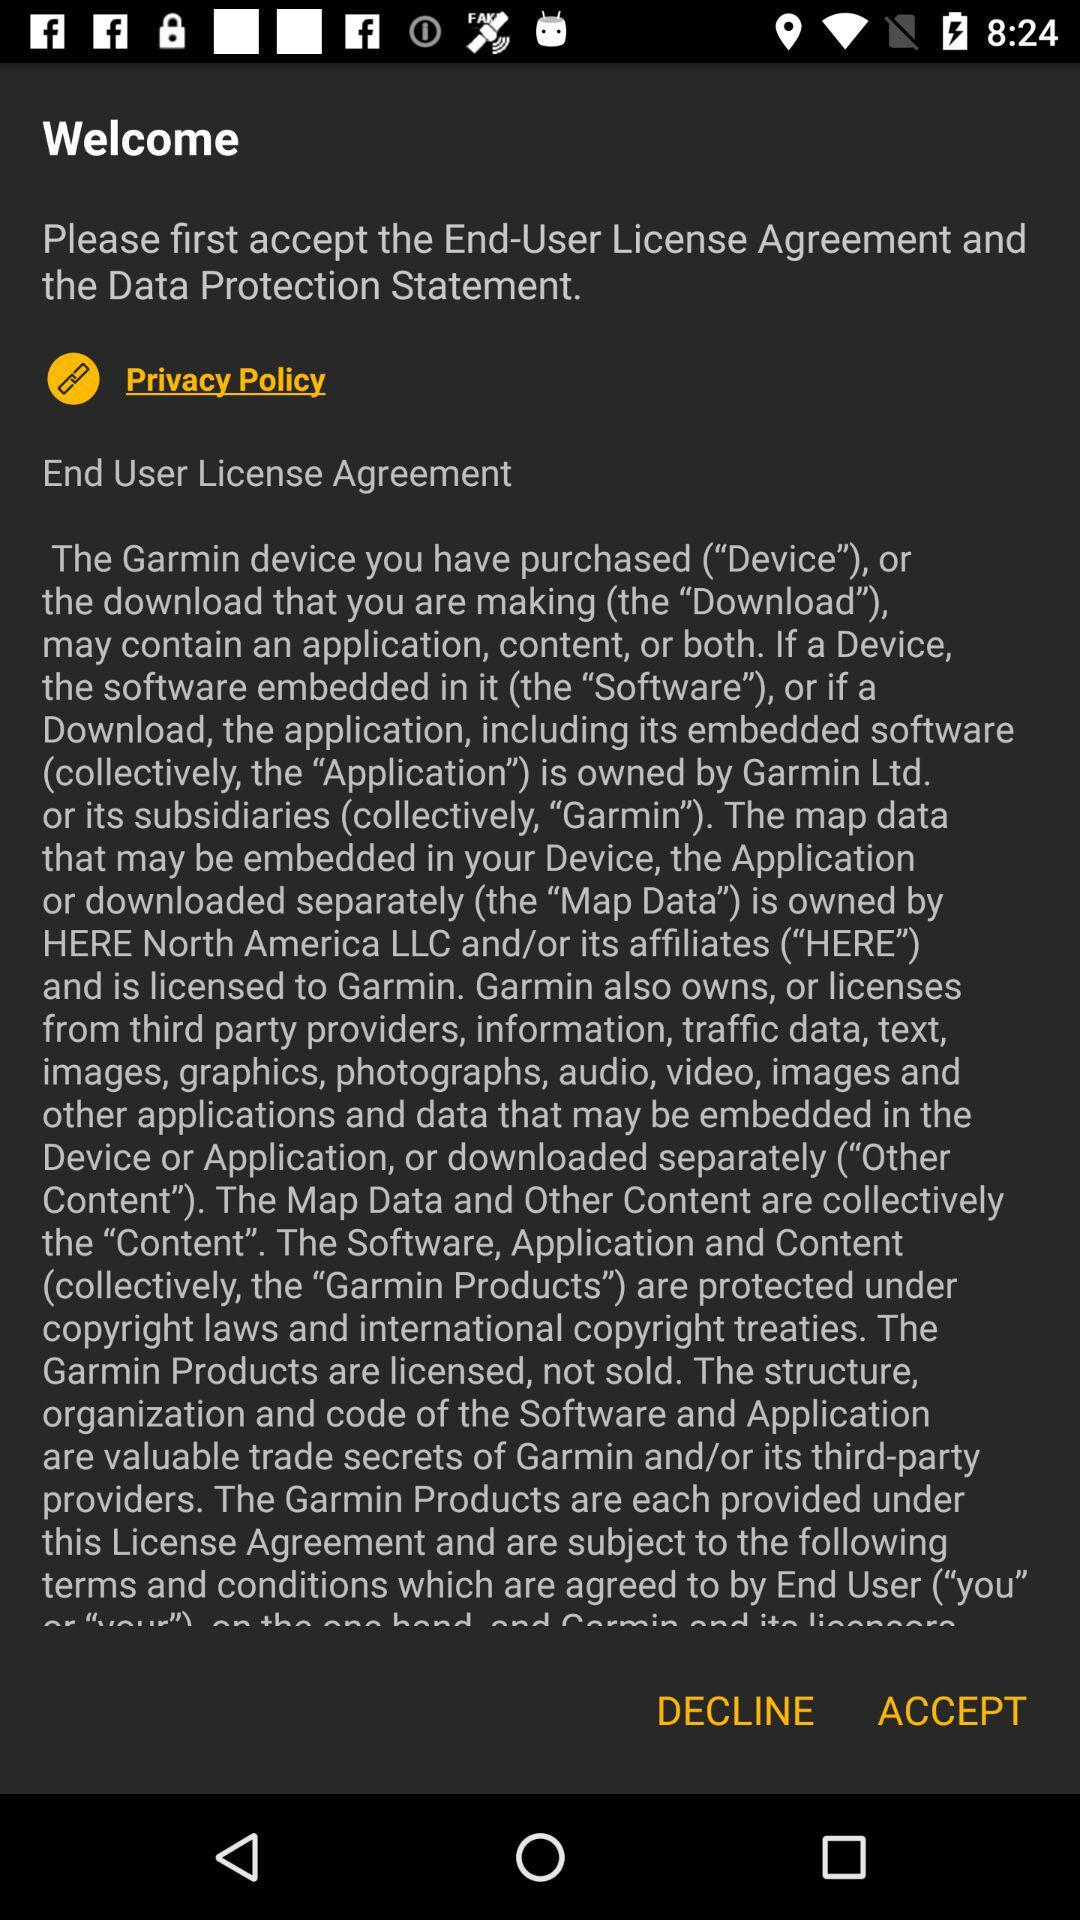 The height and width of the screenshot is (1920, 1080). Describe the element at coordinates (582, 378) in the screenshot. I see `the icon above end user license icon` at that location.